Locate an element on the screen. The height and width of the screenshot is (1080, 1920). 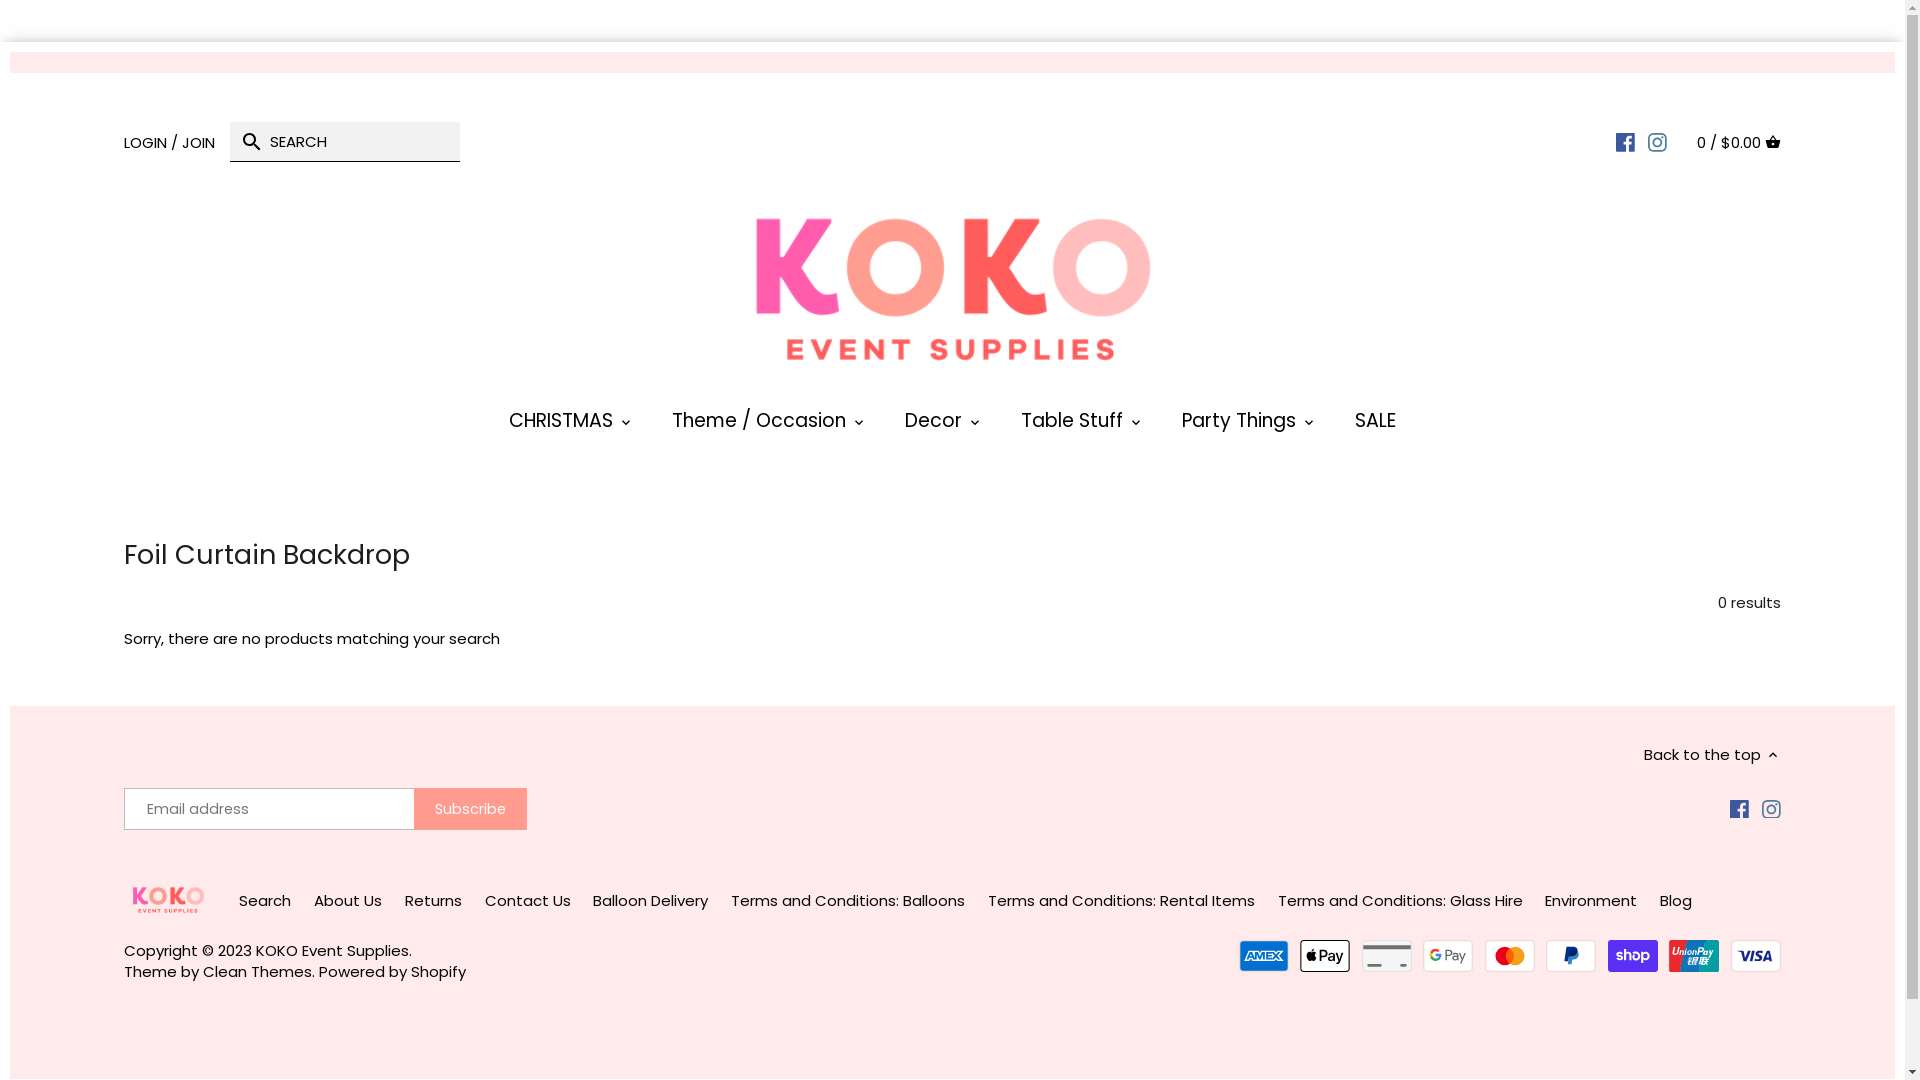
'About Us' is located at coordinates (347, 900).